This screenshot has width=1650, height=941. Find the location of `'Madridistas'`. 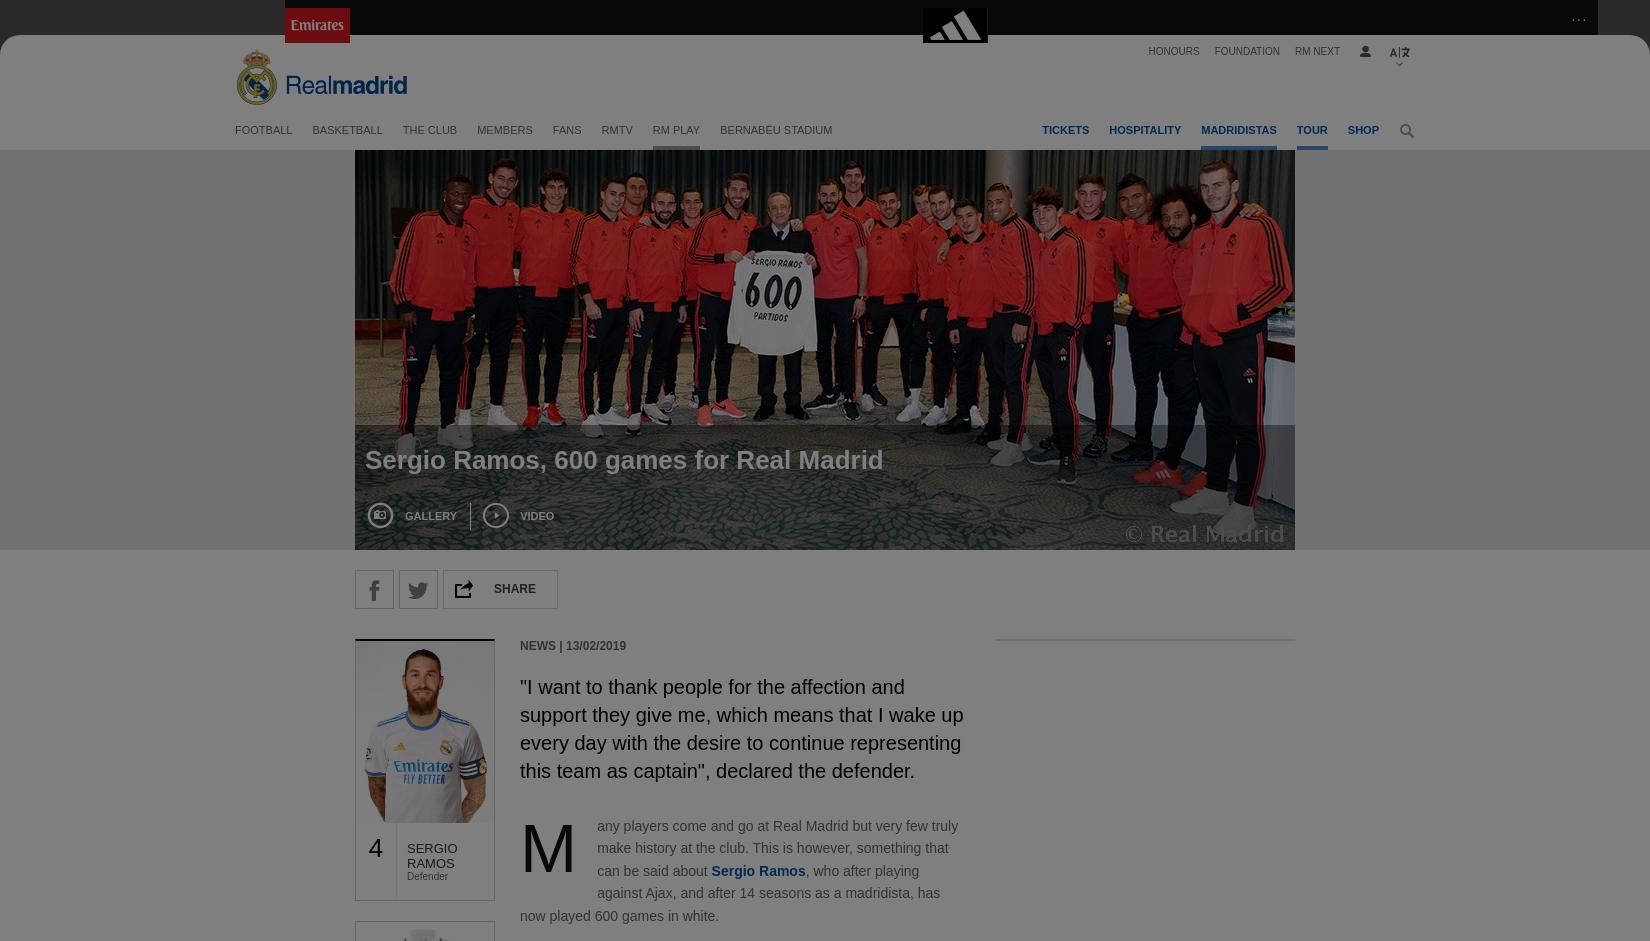

'Madridistas' is located at coordinates (1238, 129).